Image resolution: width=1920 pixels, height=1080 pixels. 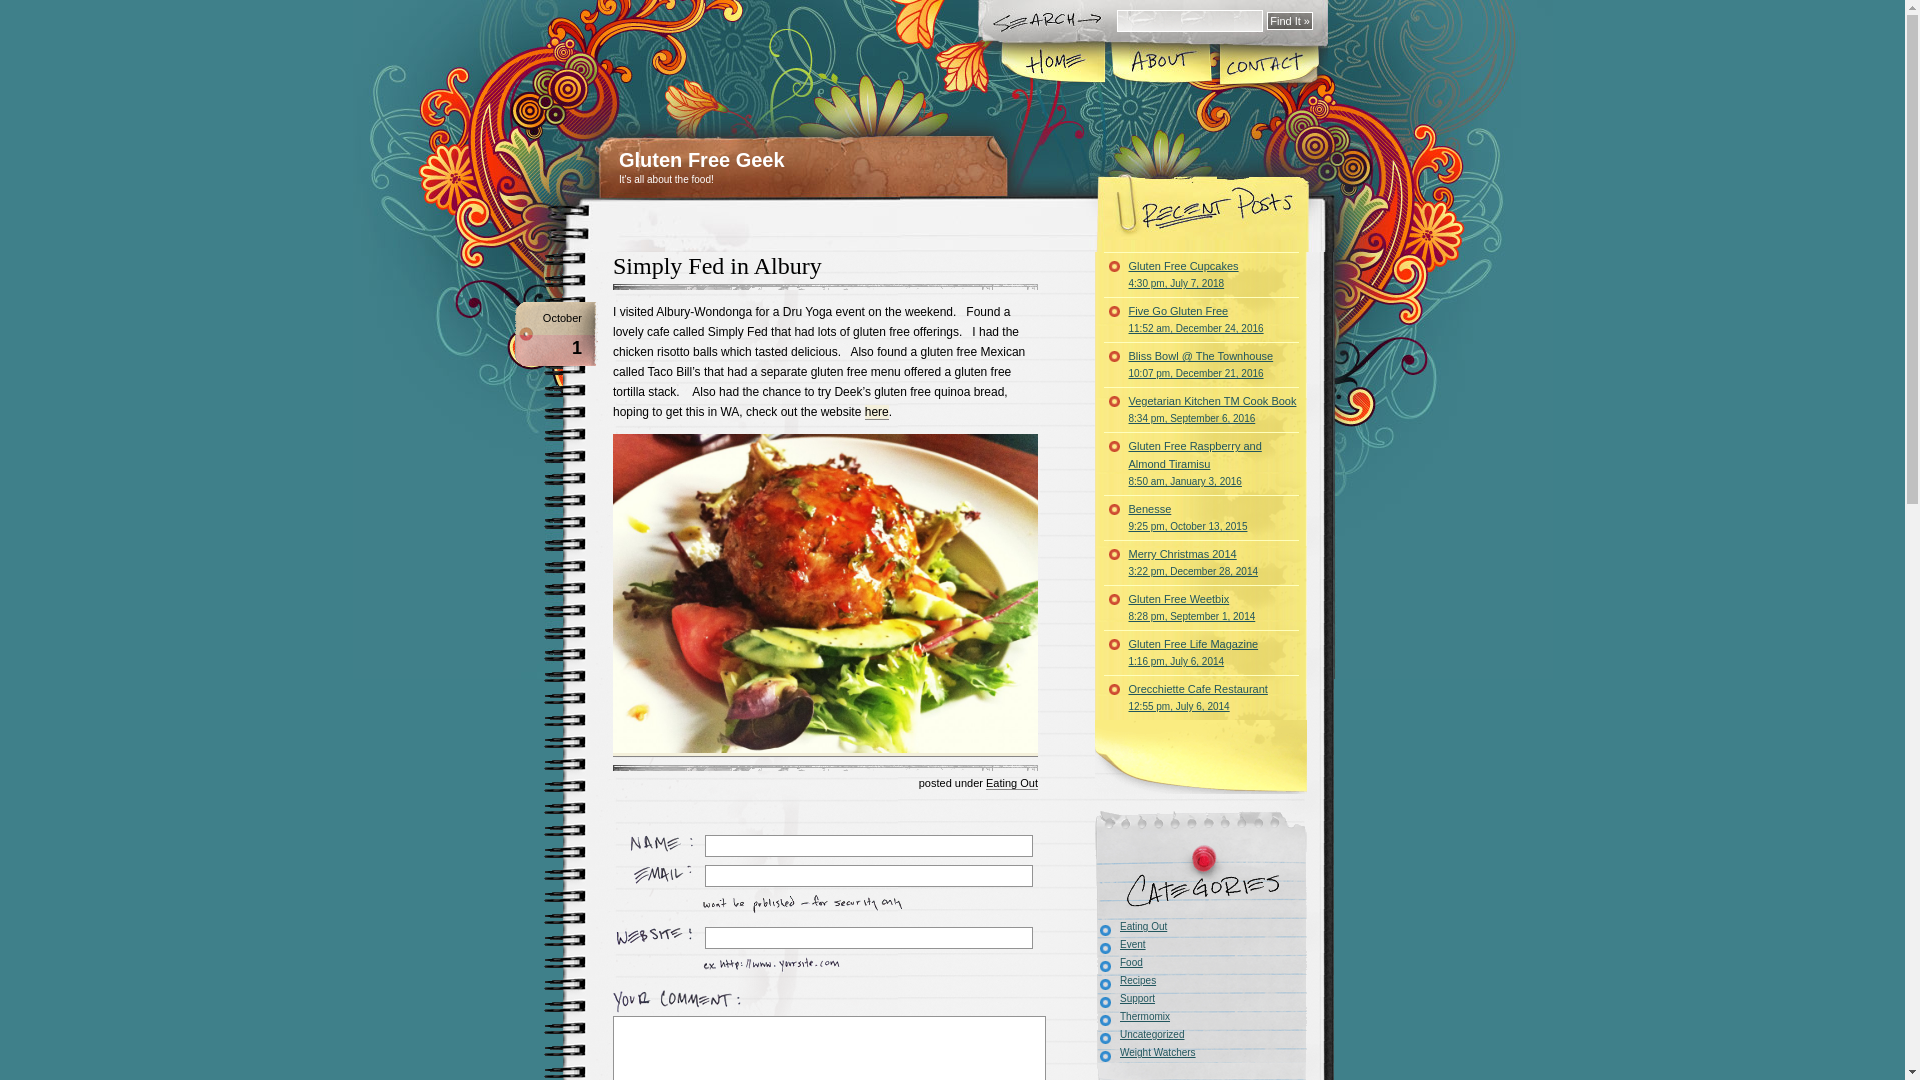 I want to click on 'Bliss Bowl @ The Townhouse, so click(x=1200, y=364).